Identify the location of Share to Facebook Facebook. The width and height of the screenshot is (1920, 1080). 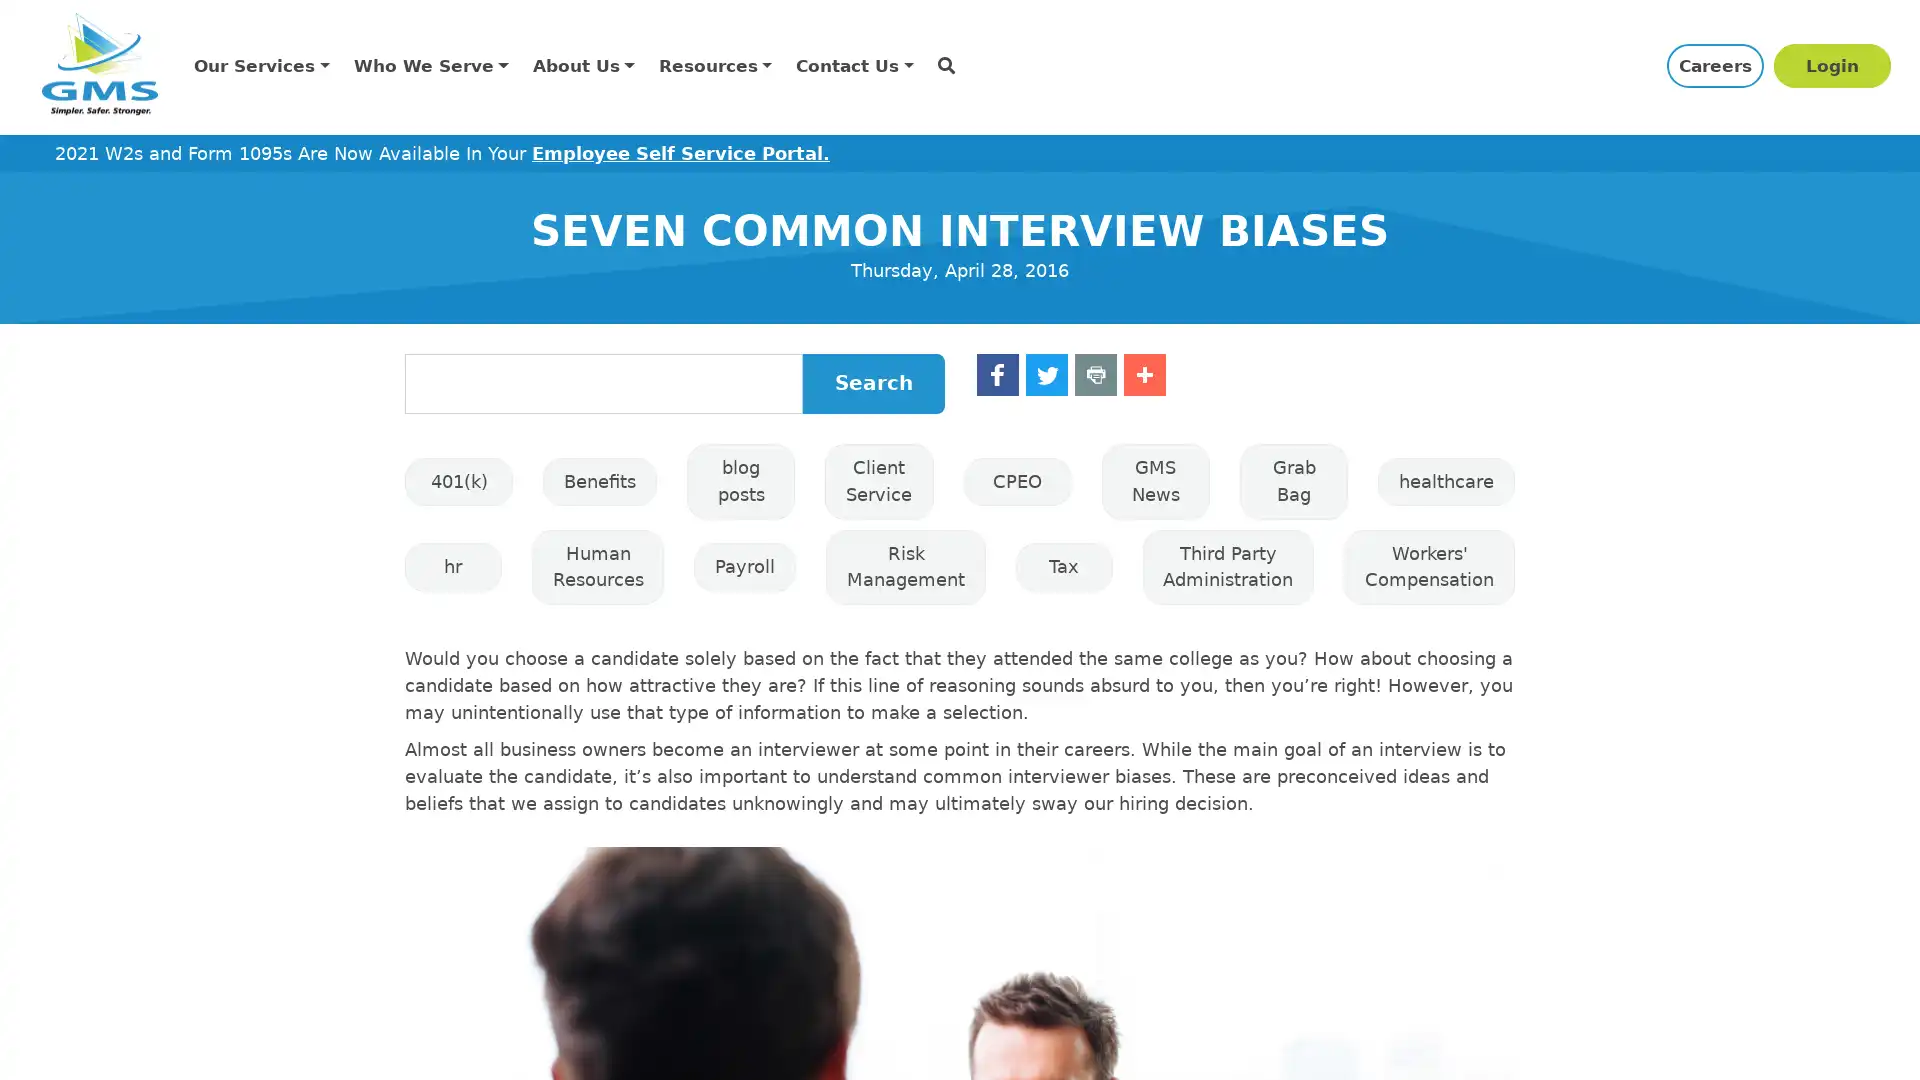
(1033, 377).